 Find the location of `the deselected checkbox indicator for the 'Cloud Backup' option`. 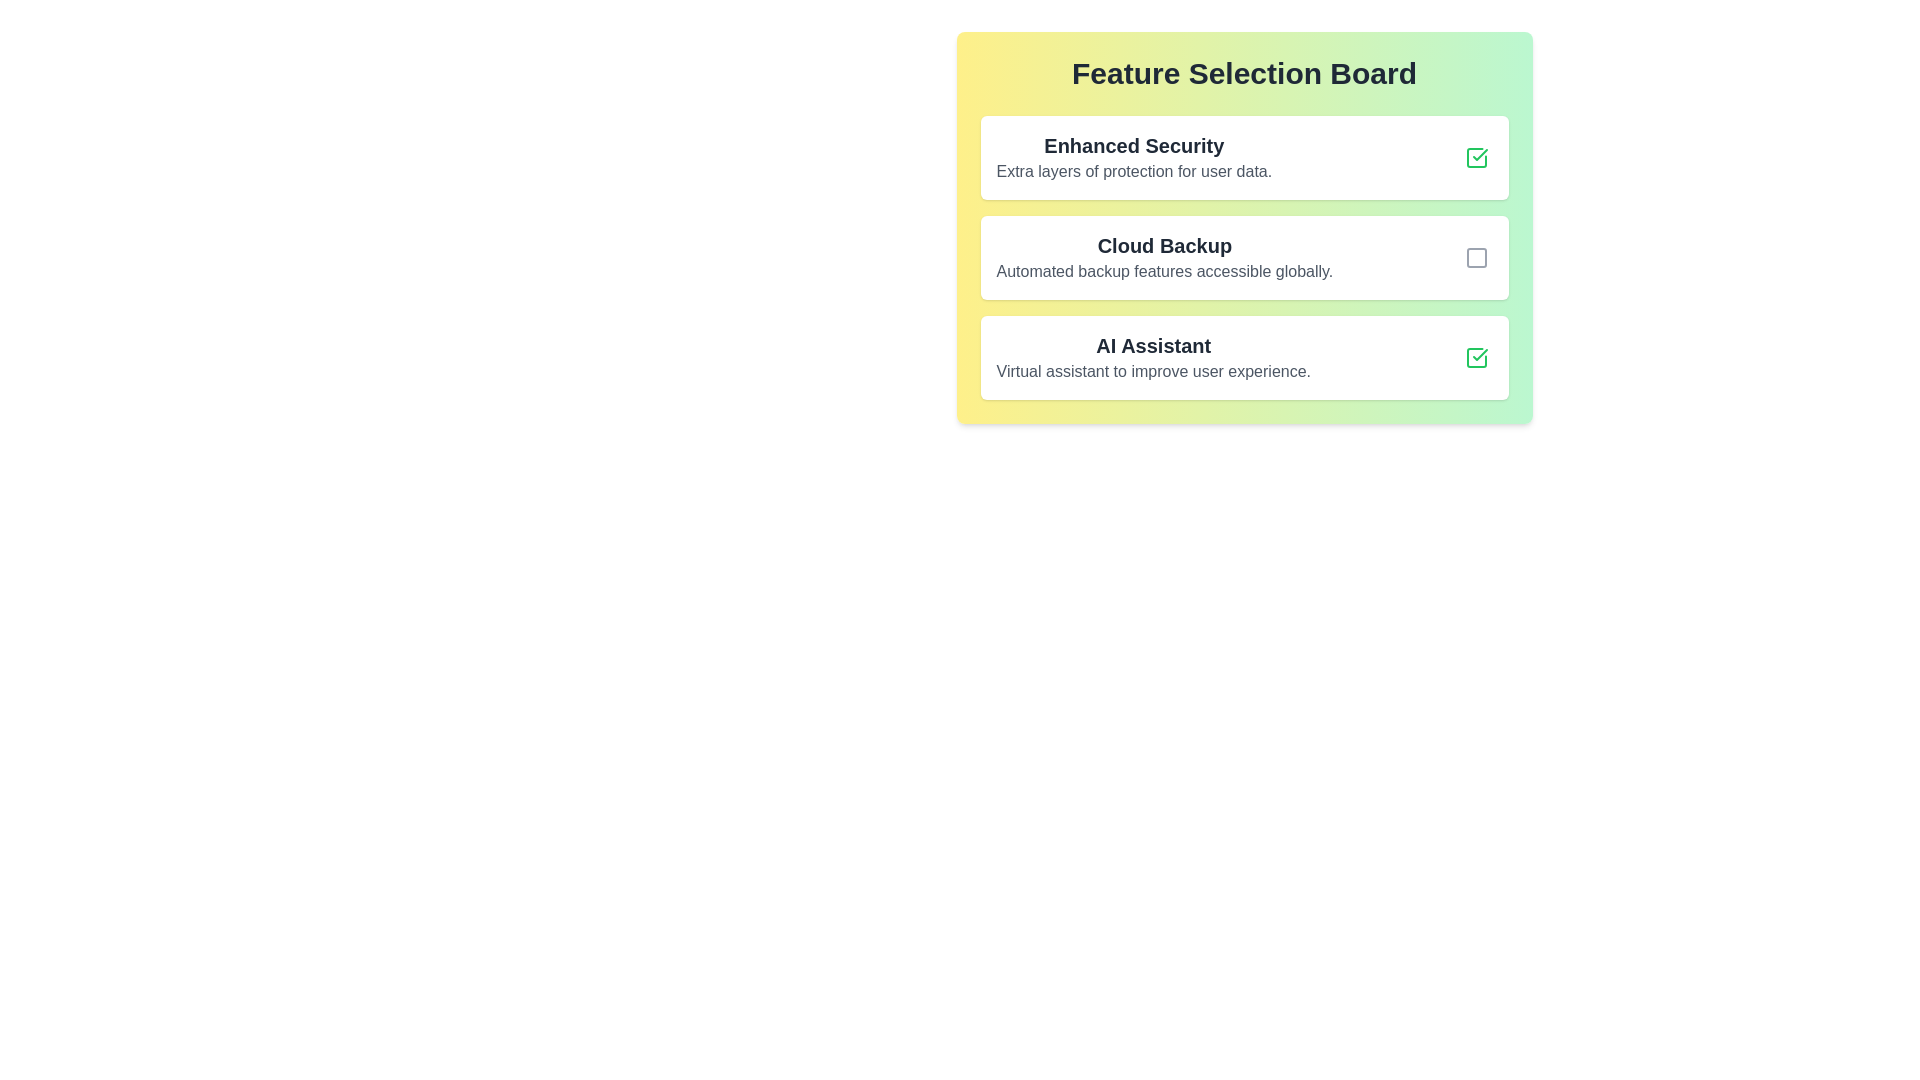

the deselected checkbox indicator for the 'Cloud Backup' option is located at coordinates (1476, 257).